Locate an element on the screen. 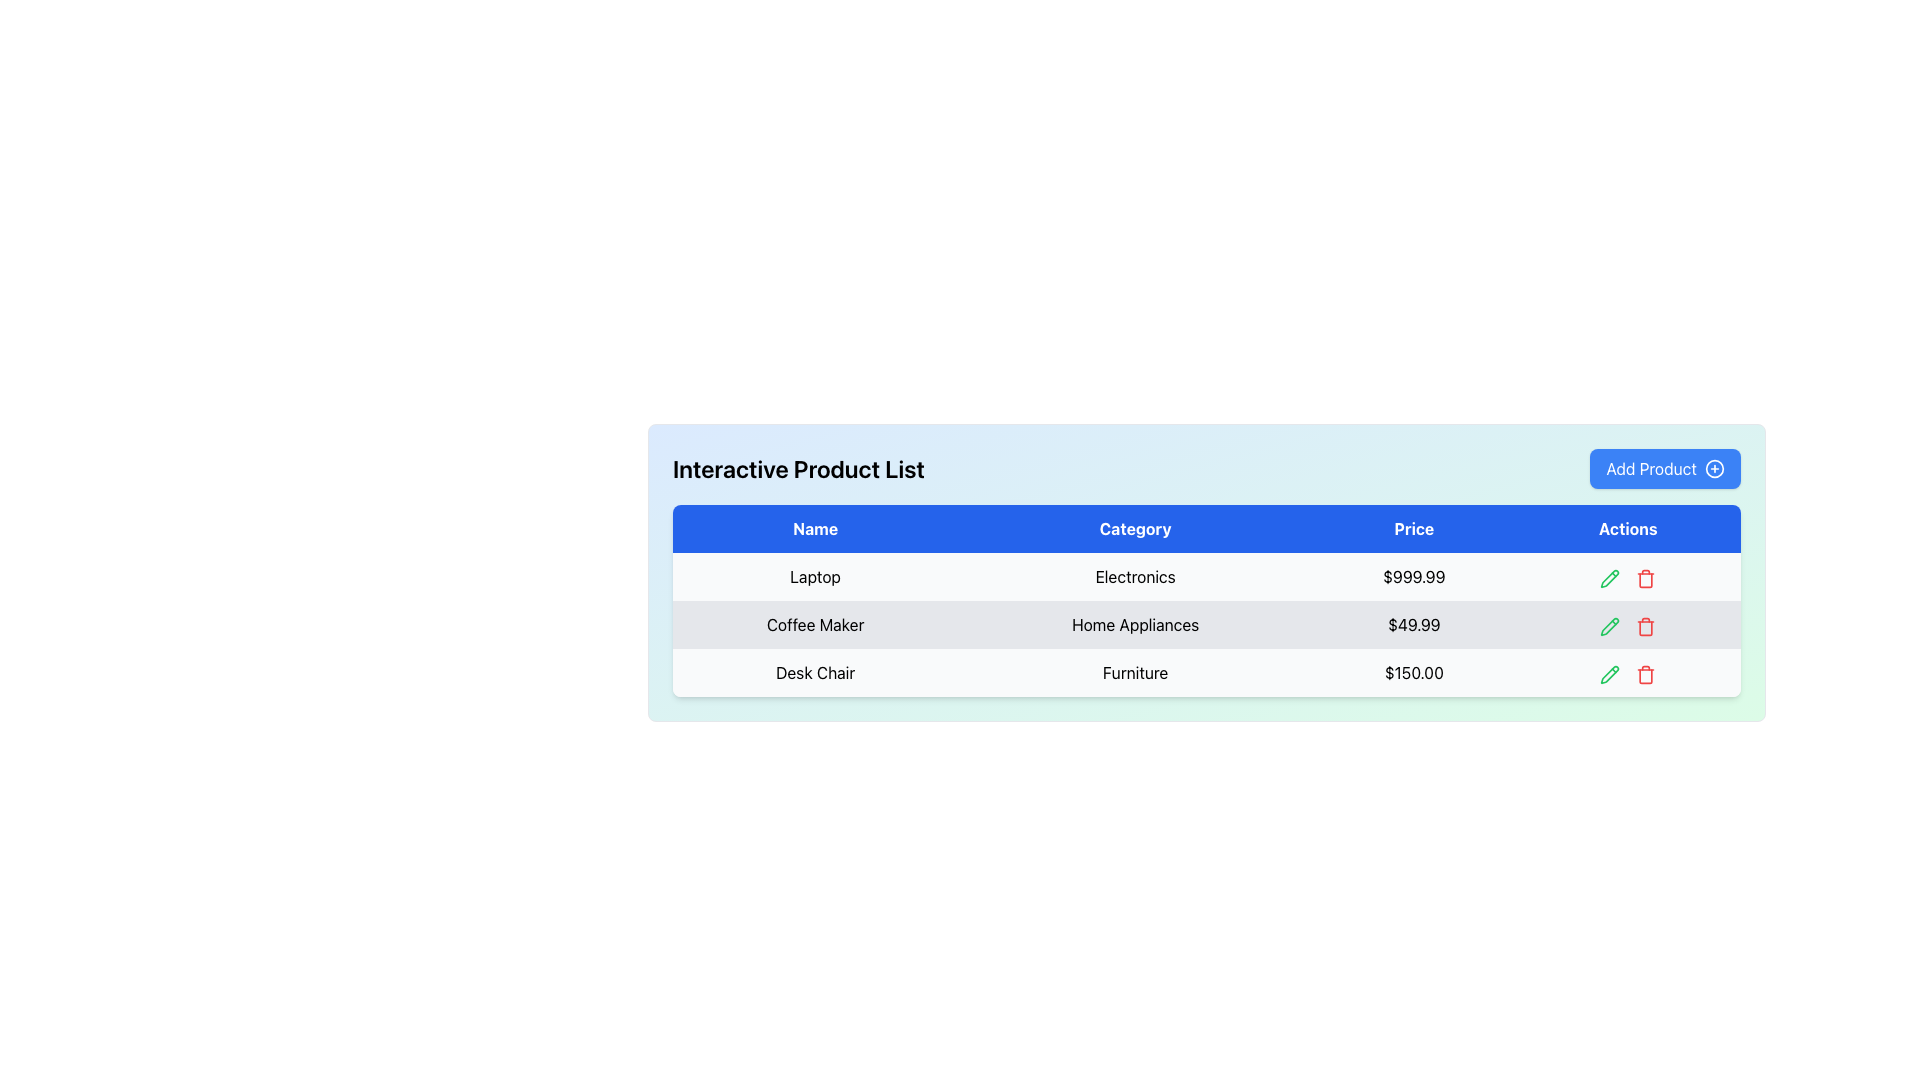 The image size is (1920, 1080). the trash icon button located in the 'Actions' column of the first row in the product listing is located at coordinates (1646, 577).